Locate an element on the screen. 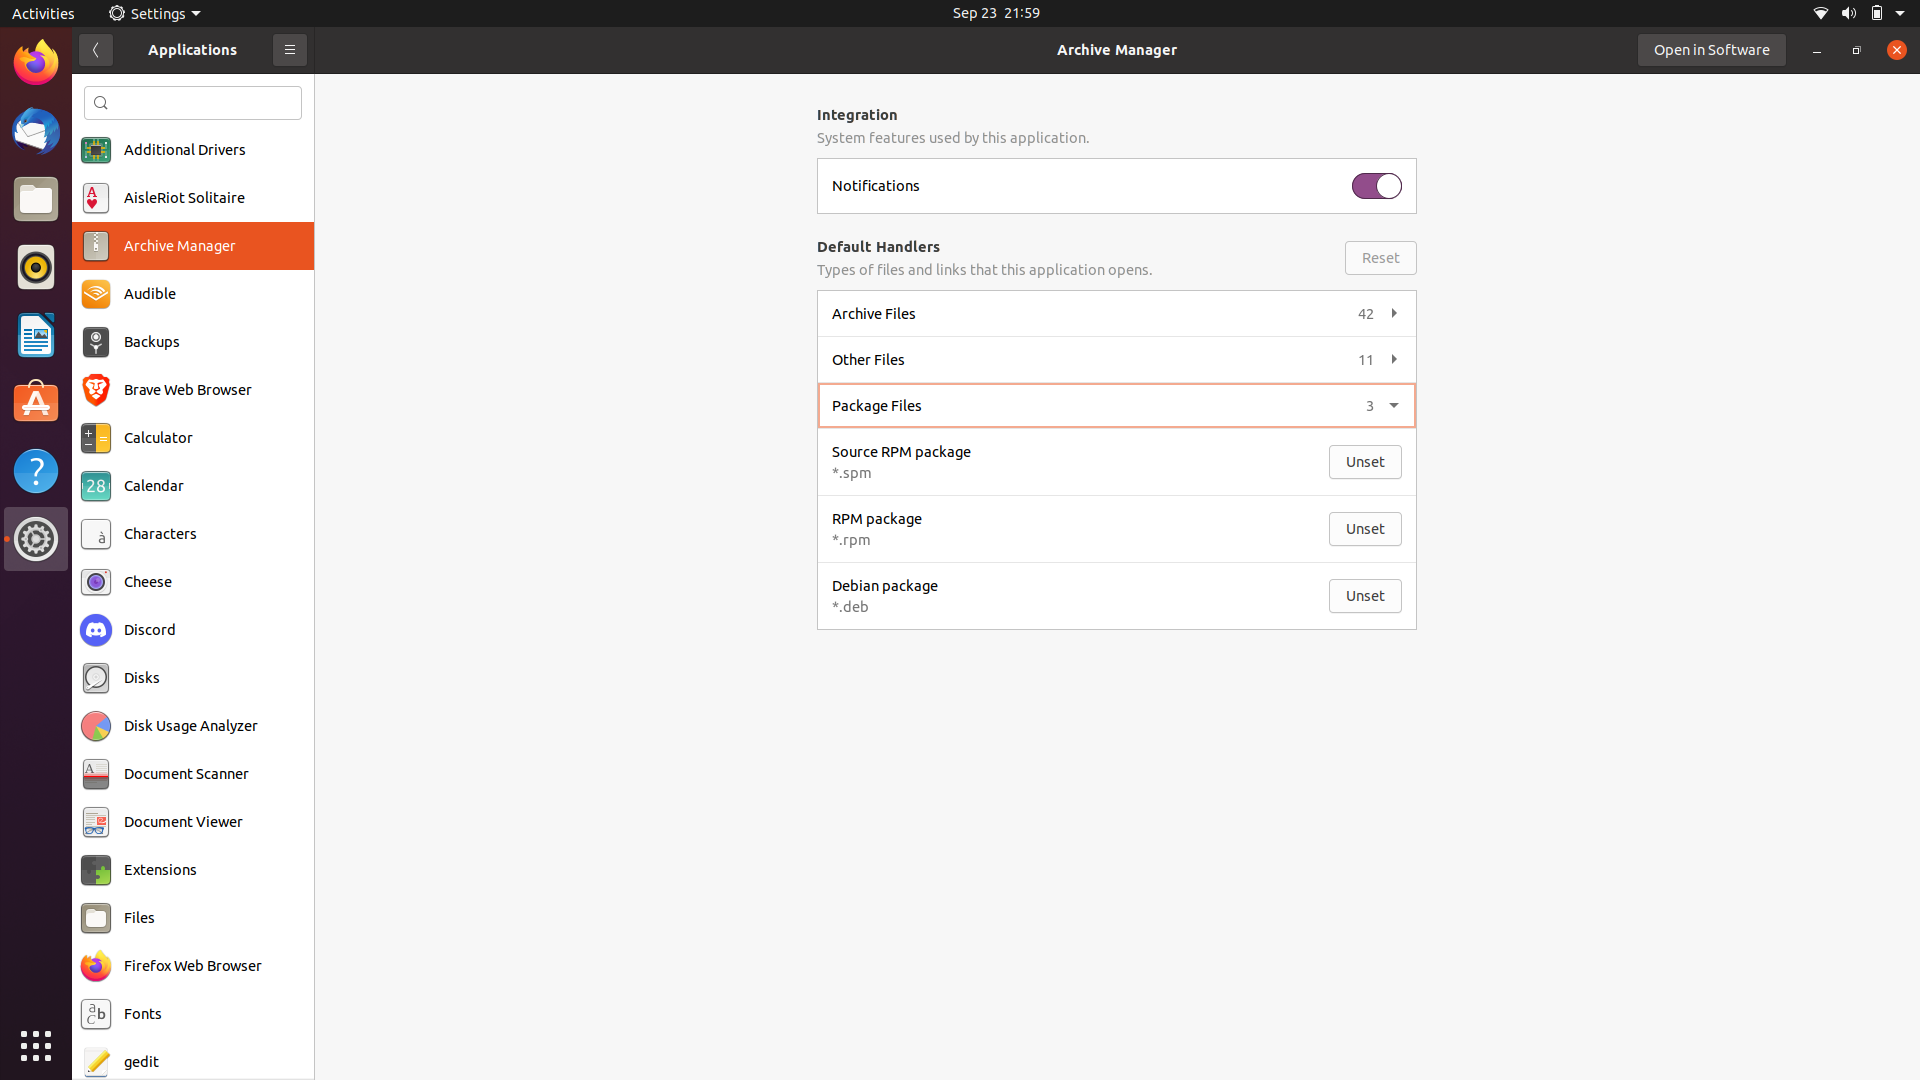 The image size is (1920, 1080). Activate unset rpm package is located at coordinates (1365, 528).